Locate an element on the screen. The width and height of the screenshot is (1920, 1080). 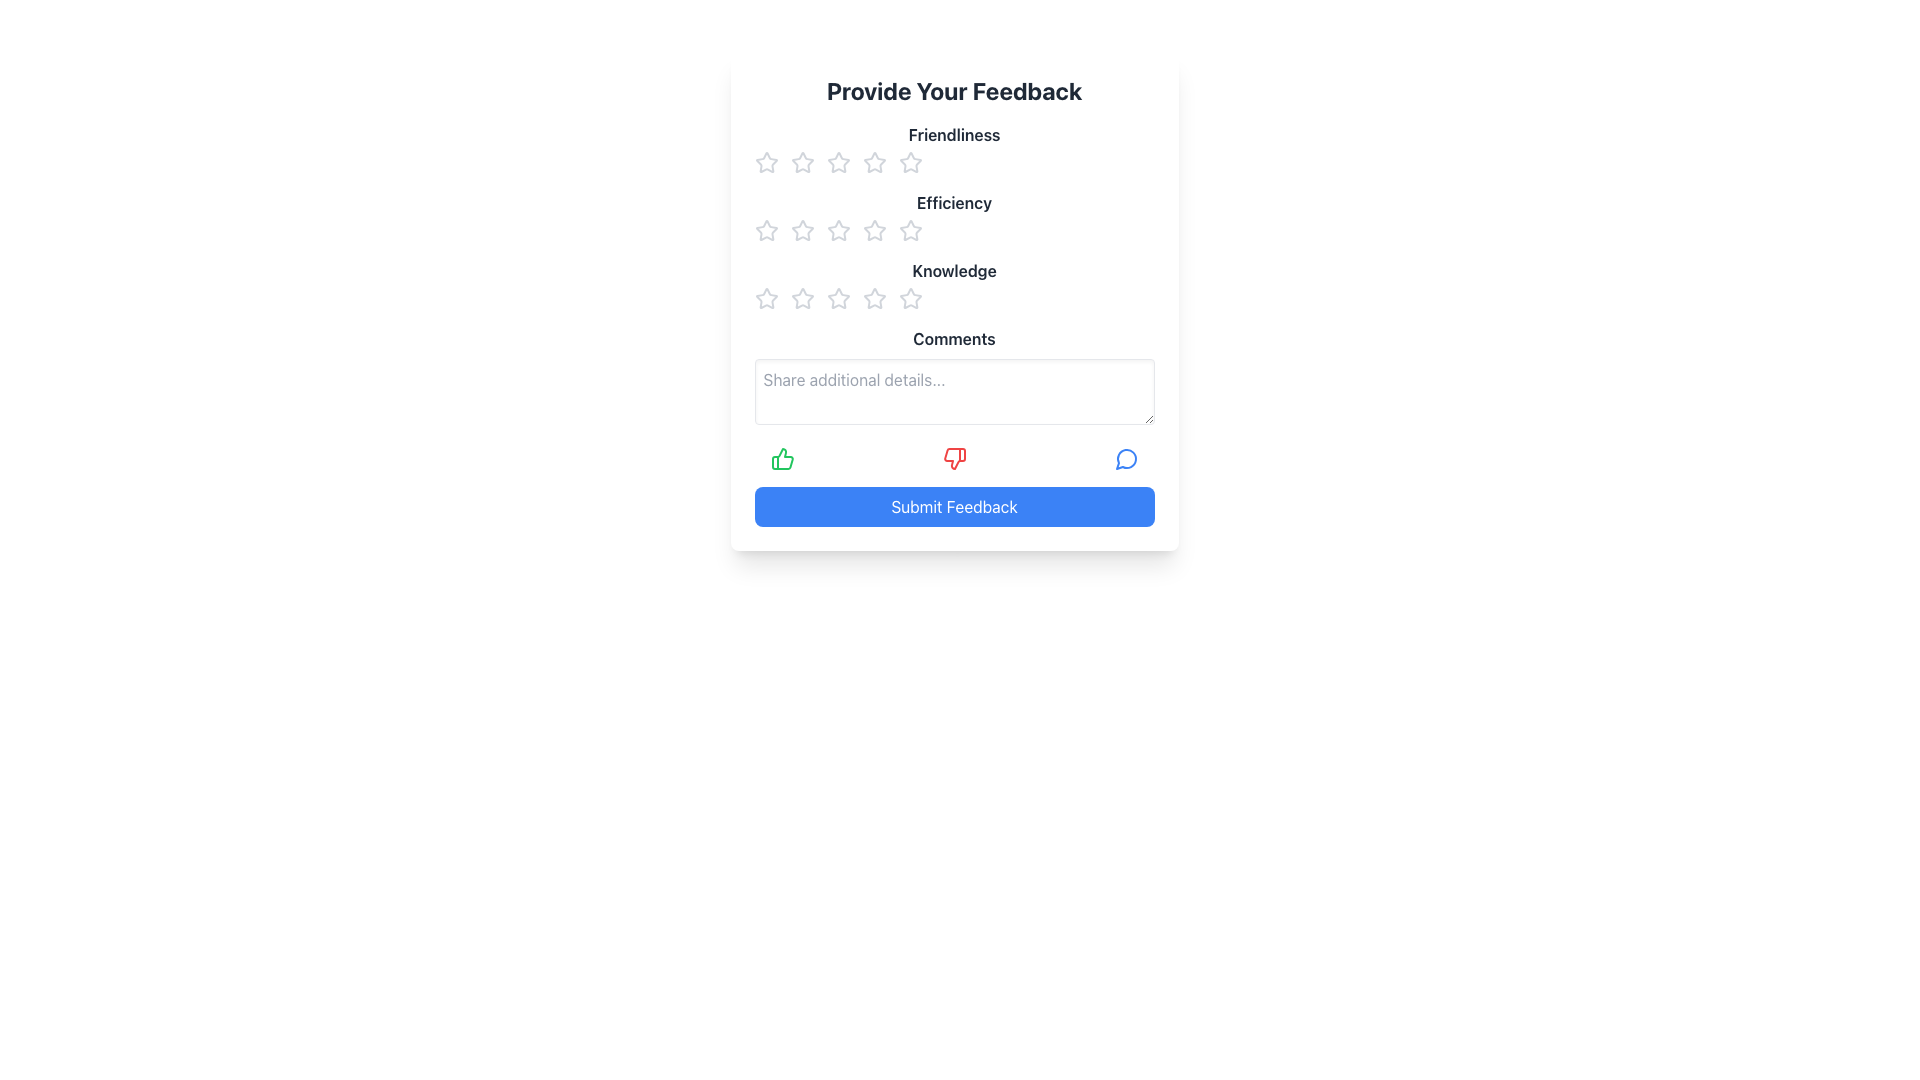
the third star icon in the 'Knowledge' rating row is located at coordinates (838, 298).